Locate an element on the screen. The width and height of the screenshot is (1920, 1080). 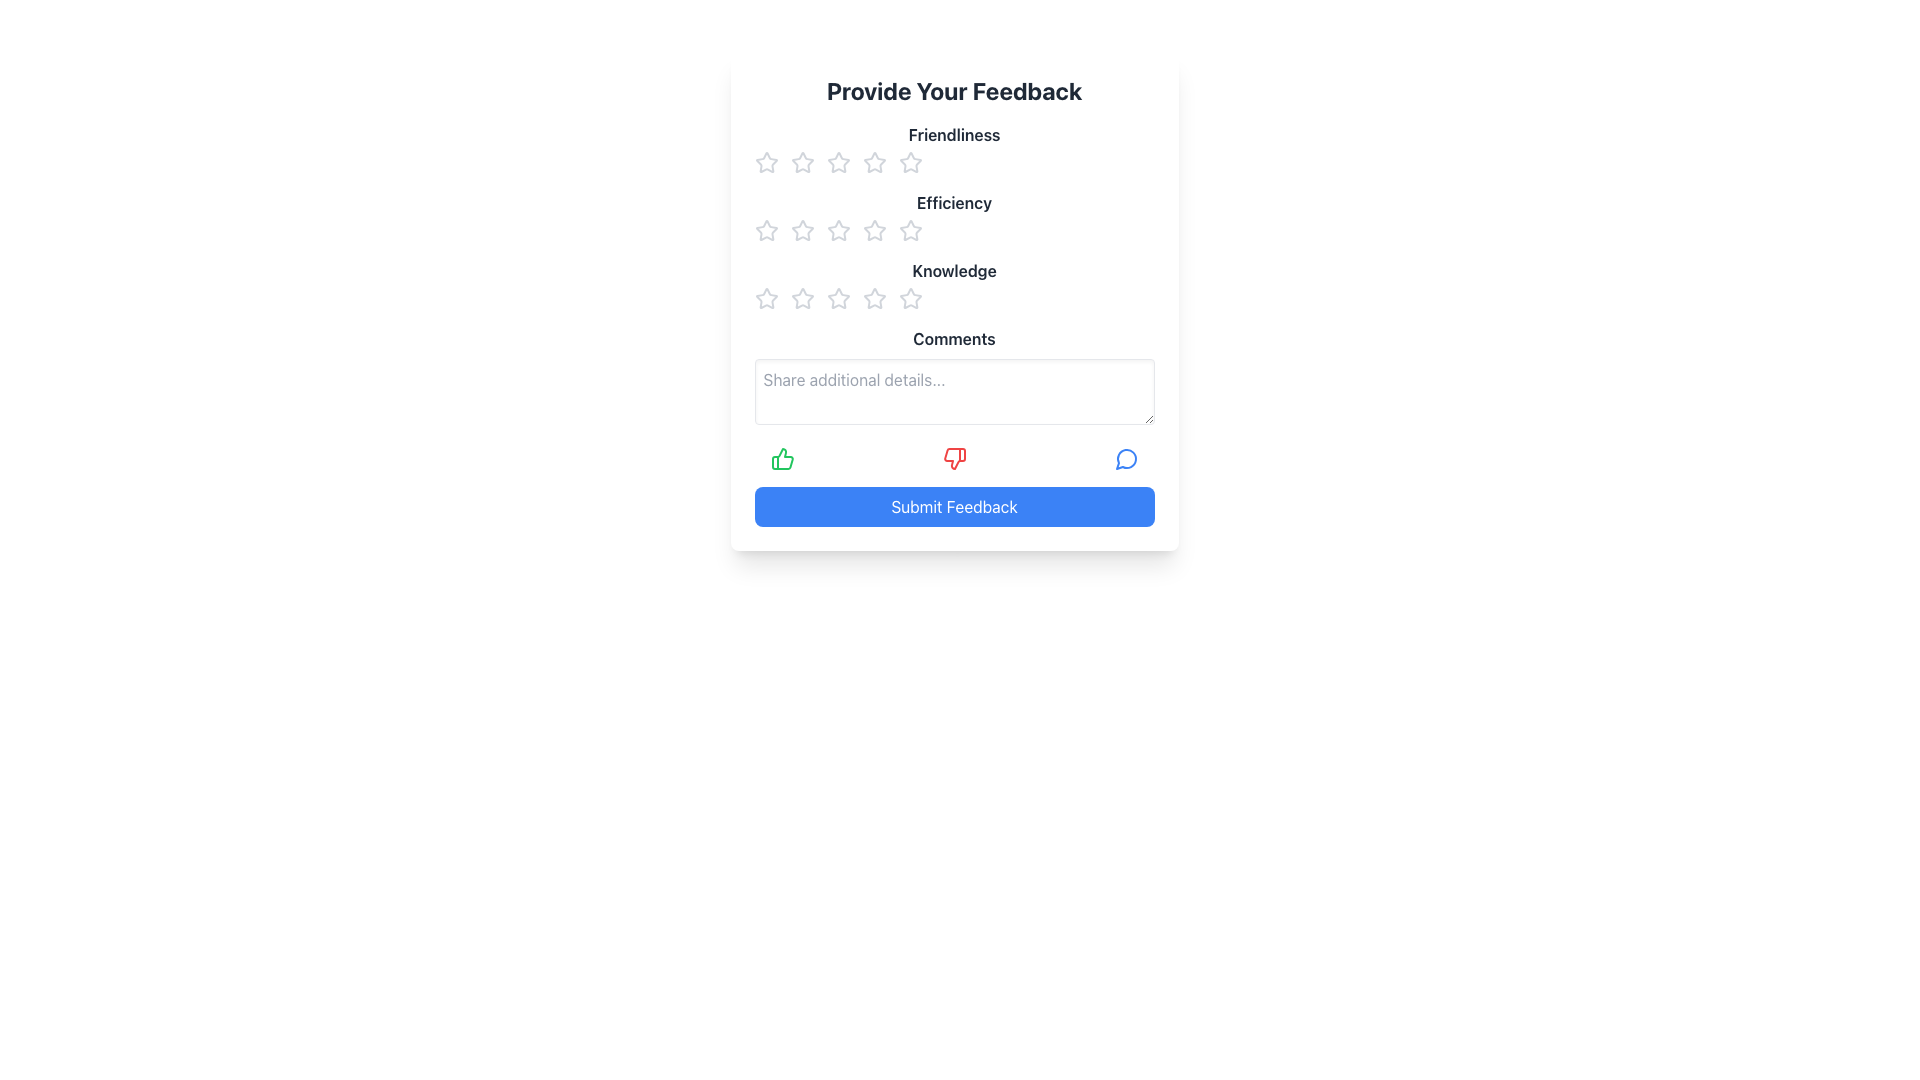
the third star icon in the 'Knowledge' rating row is located at coordinates (838, 298).